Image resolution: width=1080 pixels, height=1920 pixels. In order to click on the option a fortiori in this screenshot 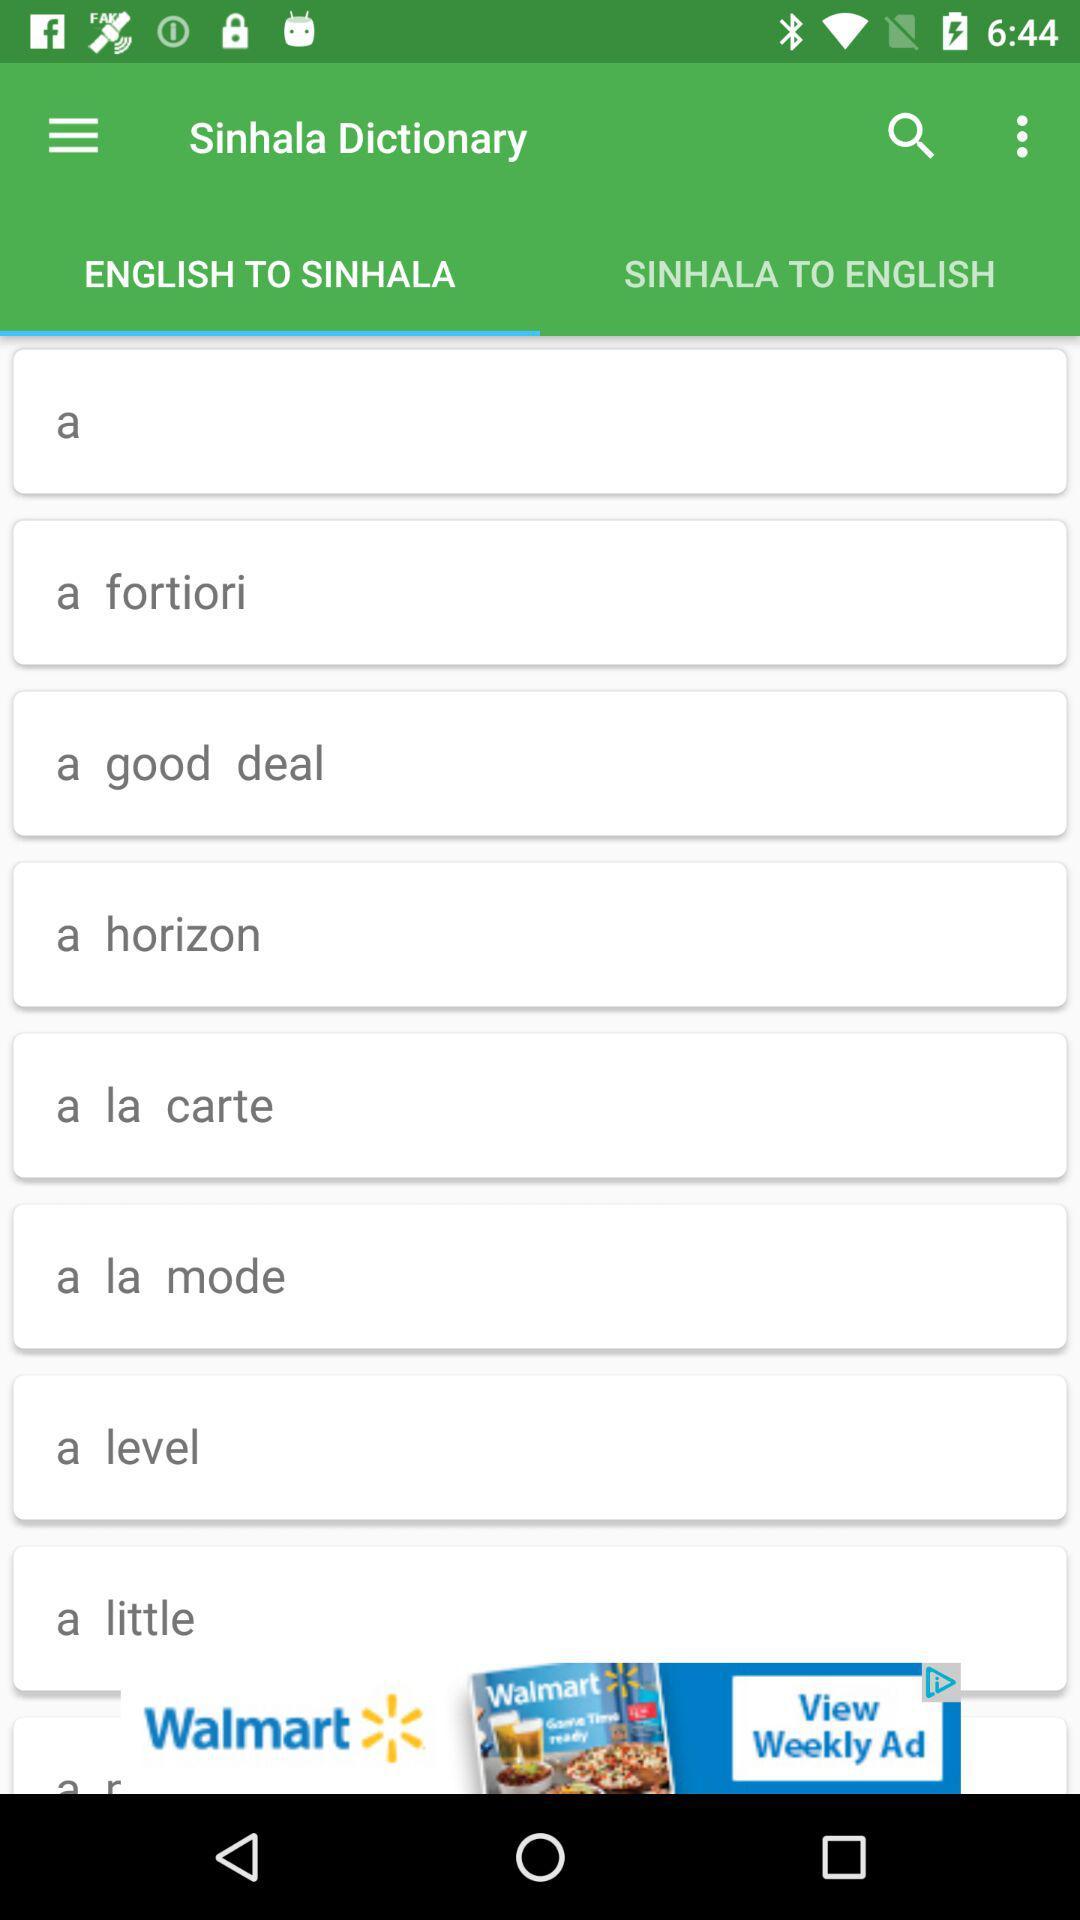, I will do `click(540, 592)`.